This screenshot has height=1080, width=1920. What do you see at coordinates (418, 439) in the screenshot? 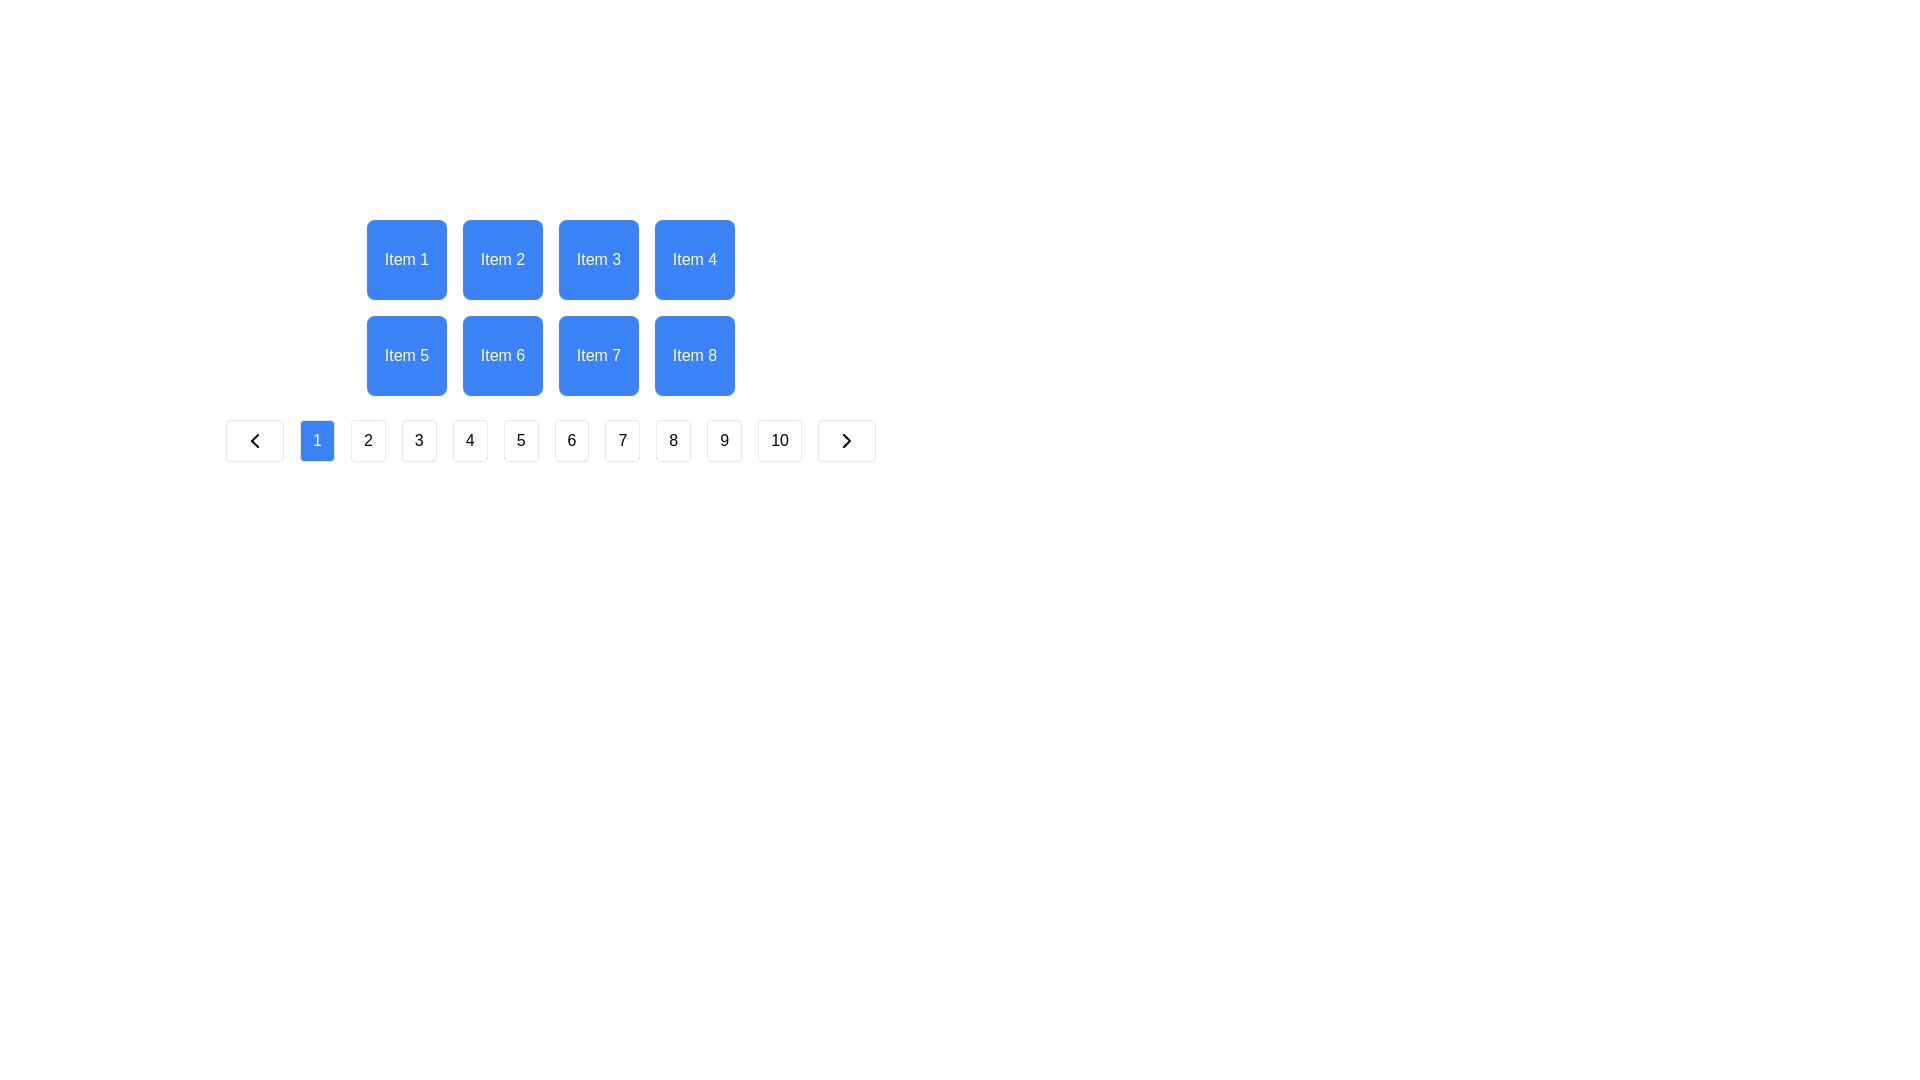
I see `the third pagination button located in the horizontal list, positioned between buttons '2' and '4'` at bounding box center [418, 439].